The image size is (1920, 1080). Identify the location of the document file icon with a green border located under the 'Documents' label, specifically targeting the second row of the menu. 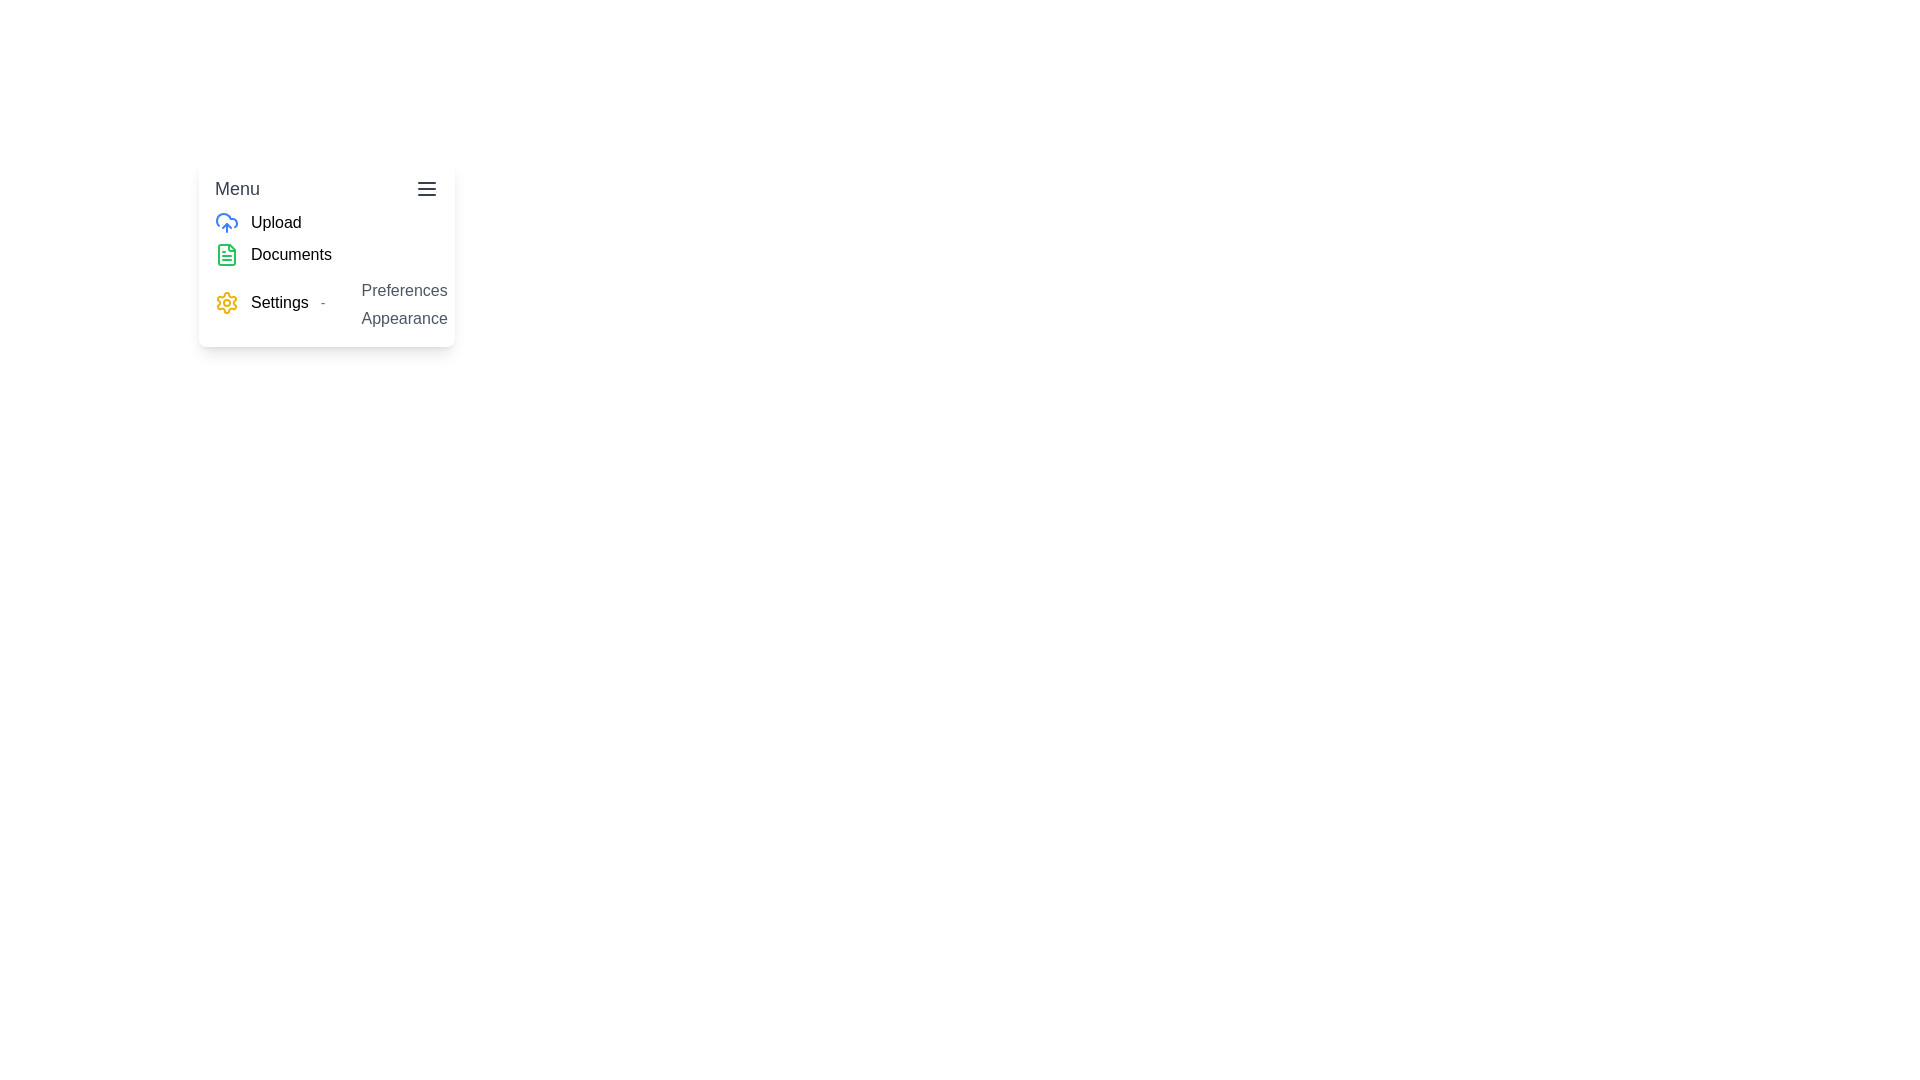
(226, 253).